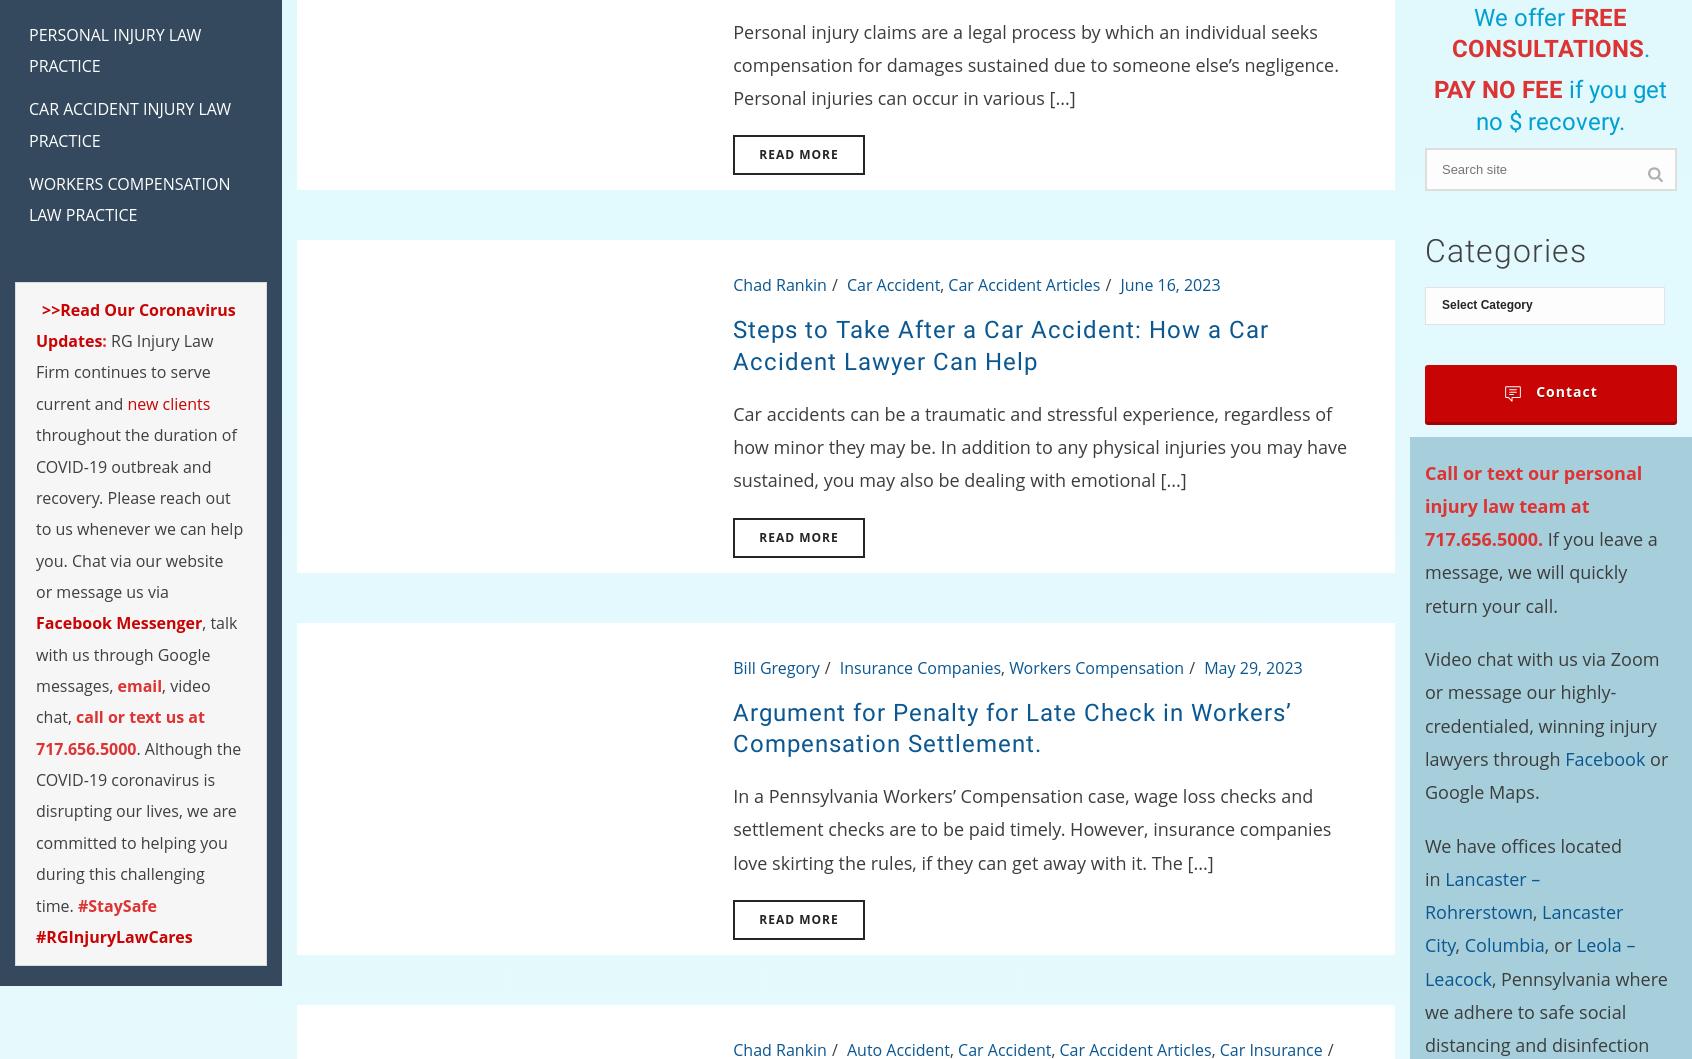 The image size is (1692, 1059). I want to click on 'We have offices located in', so click(1522, 861).